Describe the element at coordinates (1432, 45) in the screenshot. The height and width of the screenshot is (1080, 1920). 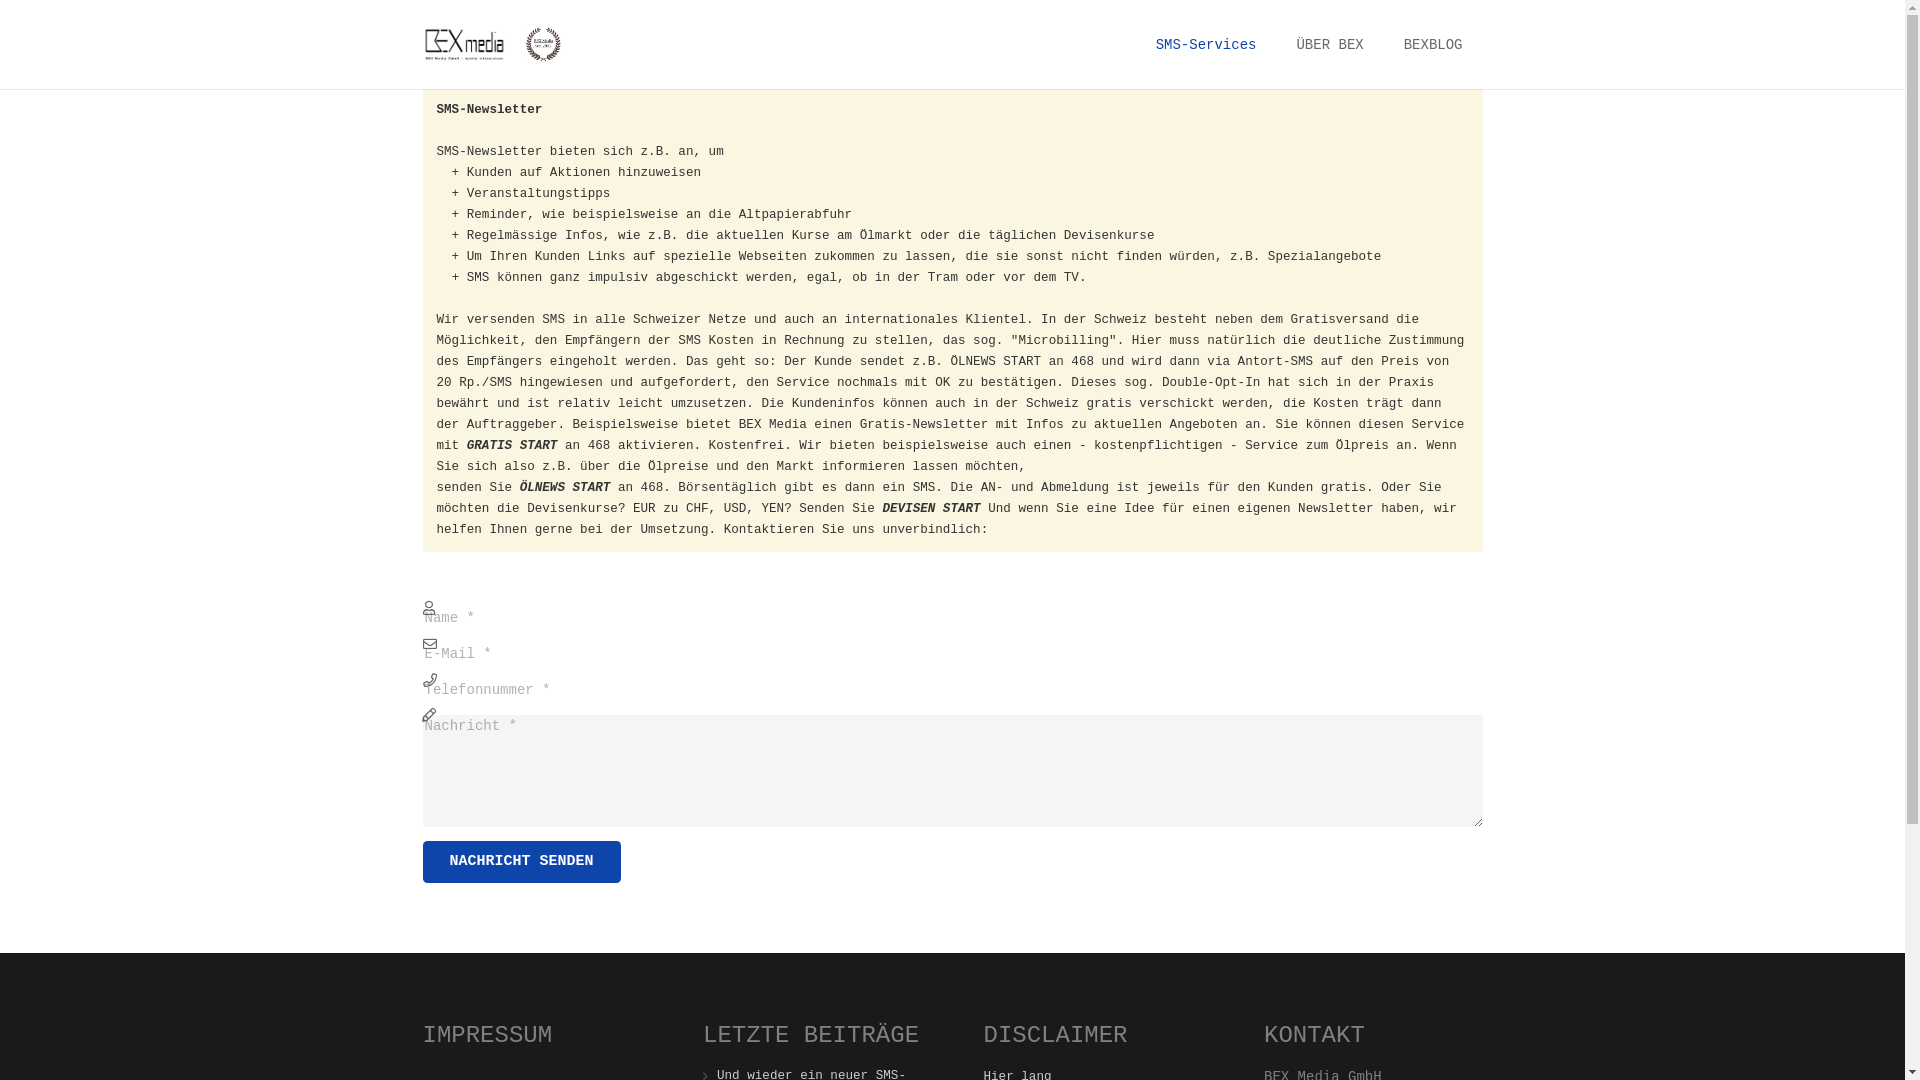
I see `'BEXBLOG'` at that location.